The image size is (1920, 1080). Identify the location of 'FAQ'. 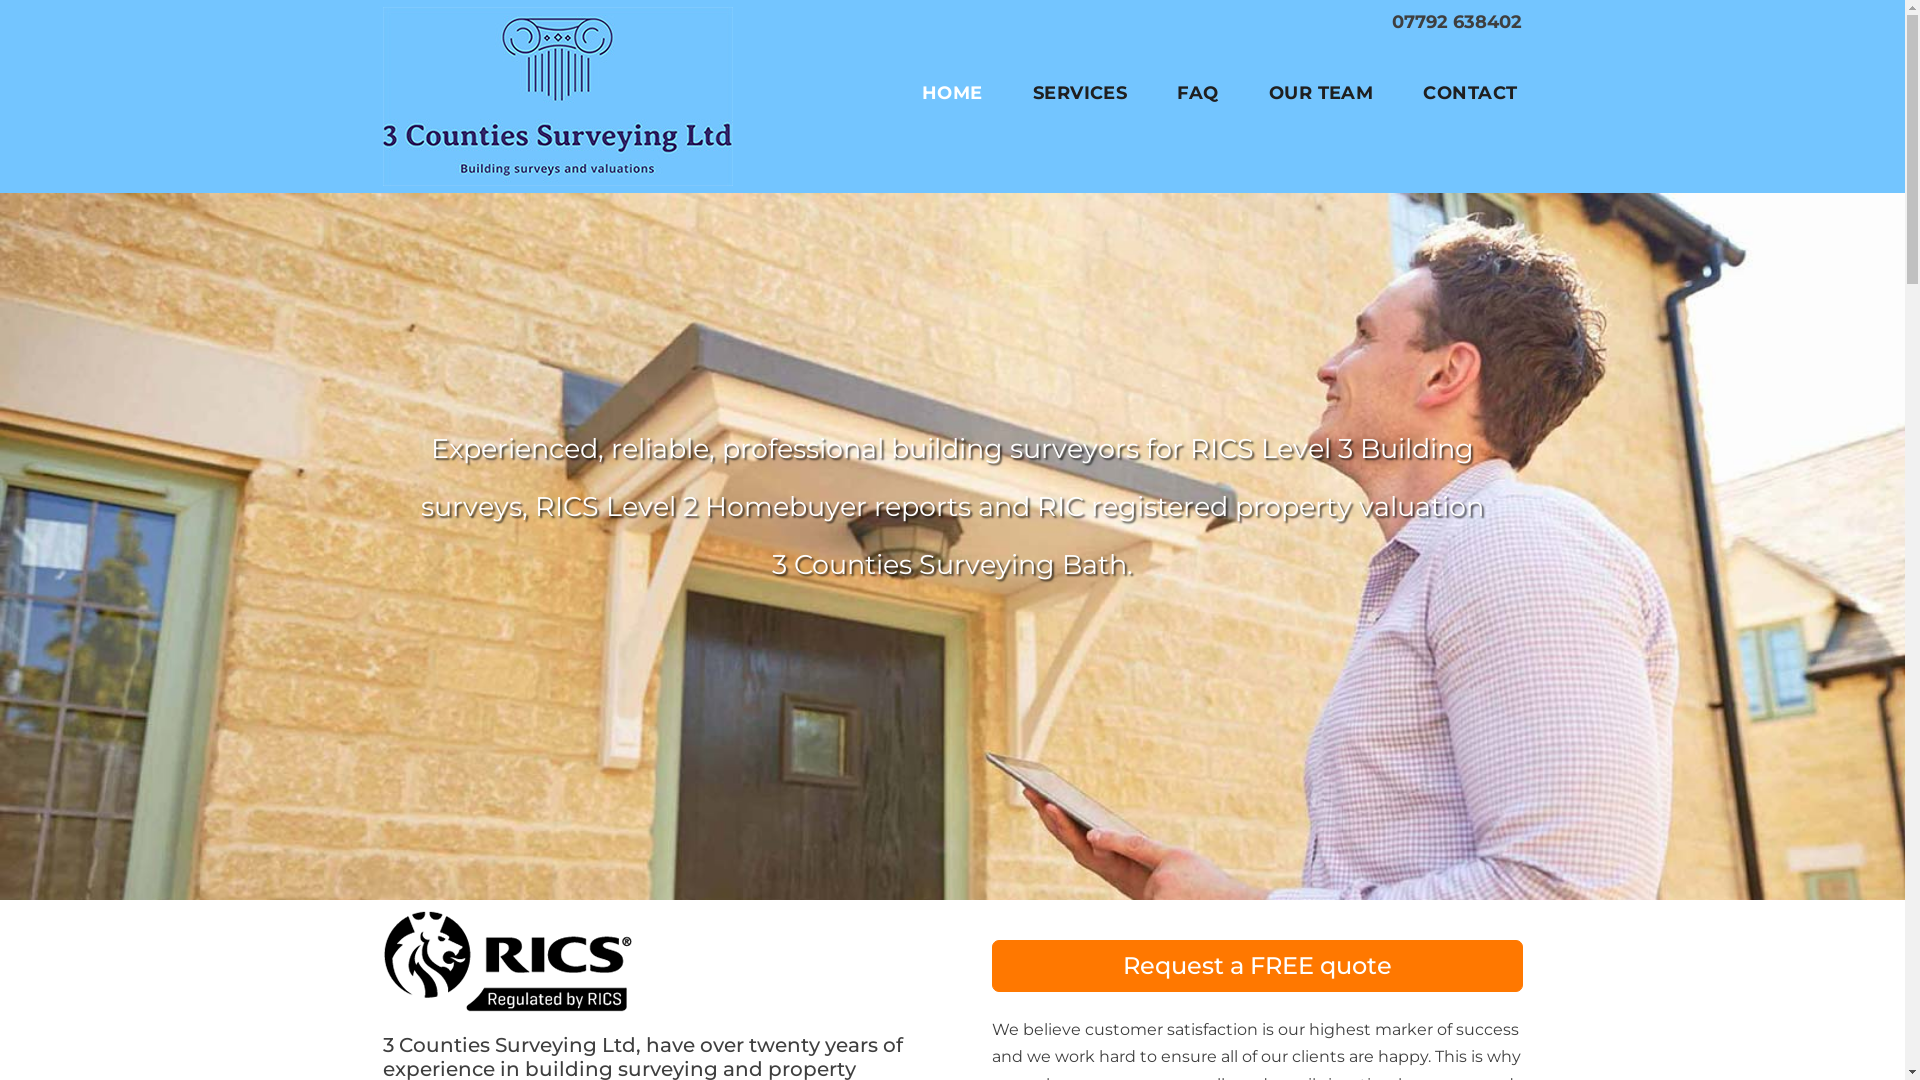
(1197, 92).